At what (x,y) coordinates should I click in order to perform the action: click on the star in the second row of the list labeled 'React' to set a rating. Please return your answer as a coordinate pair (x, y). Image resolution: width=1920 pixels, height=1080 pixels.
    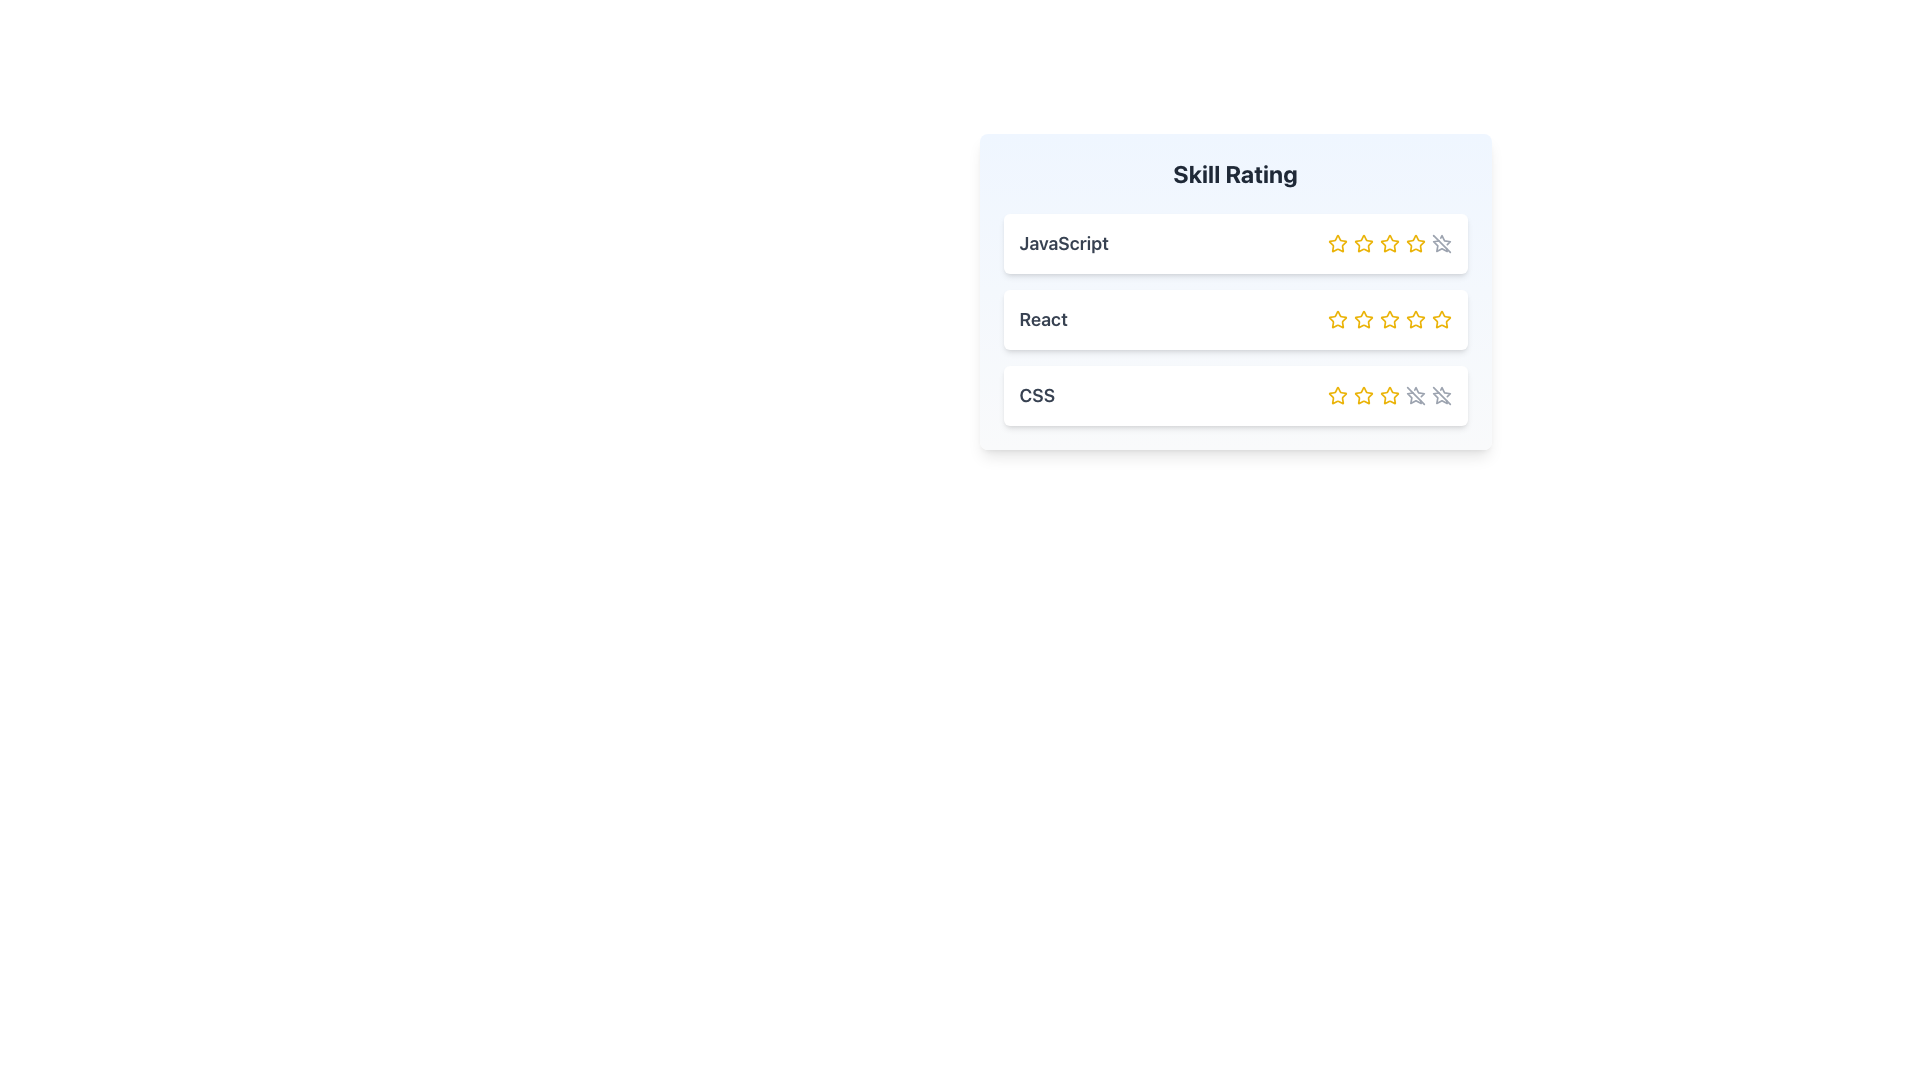
    Looking at the image, I should click on (1388, 319).